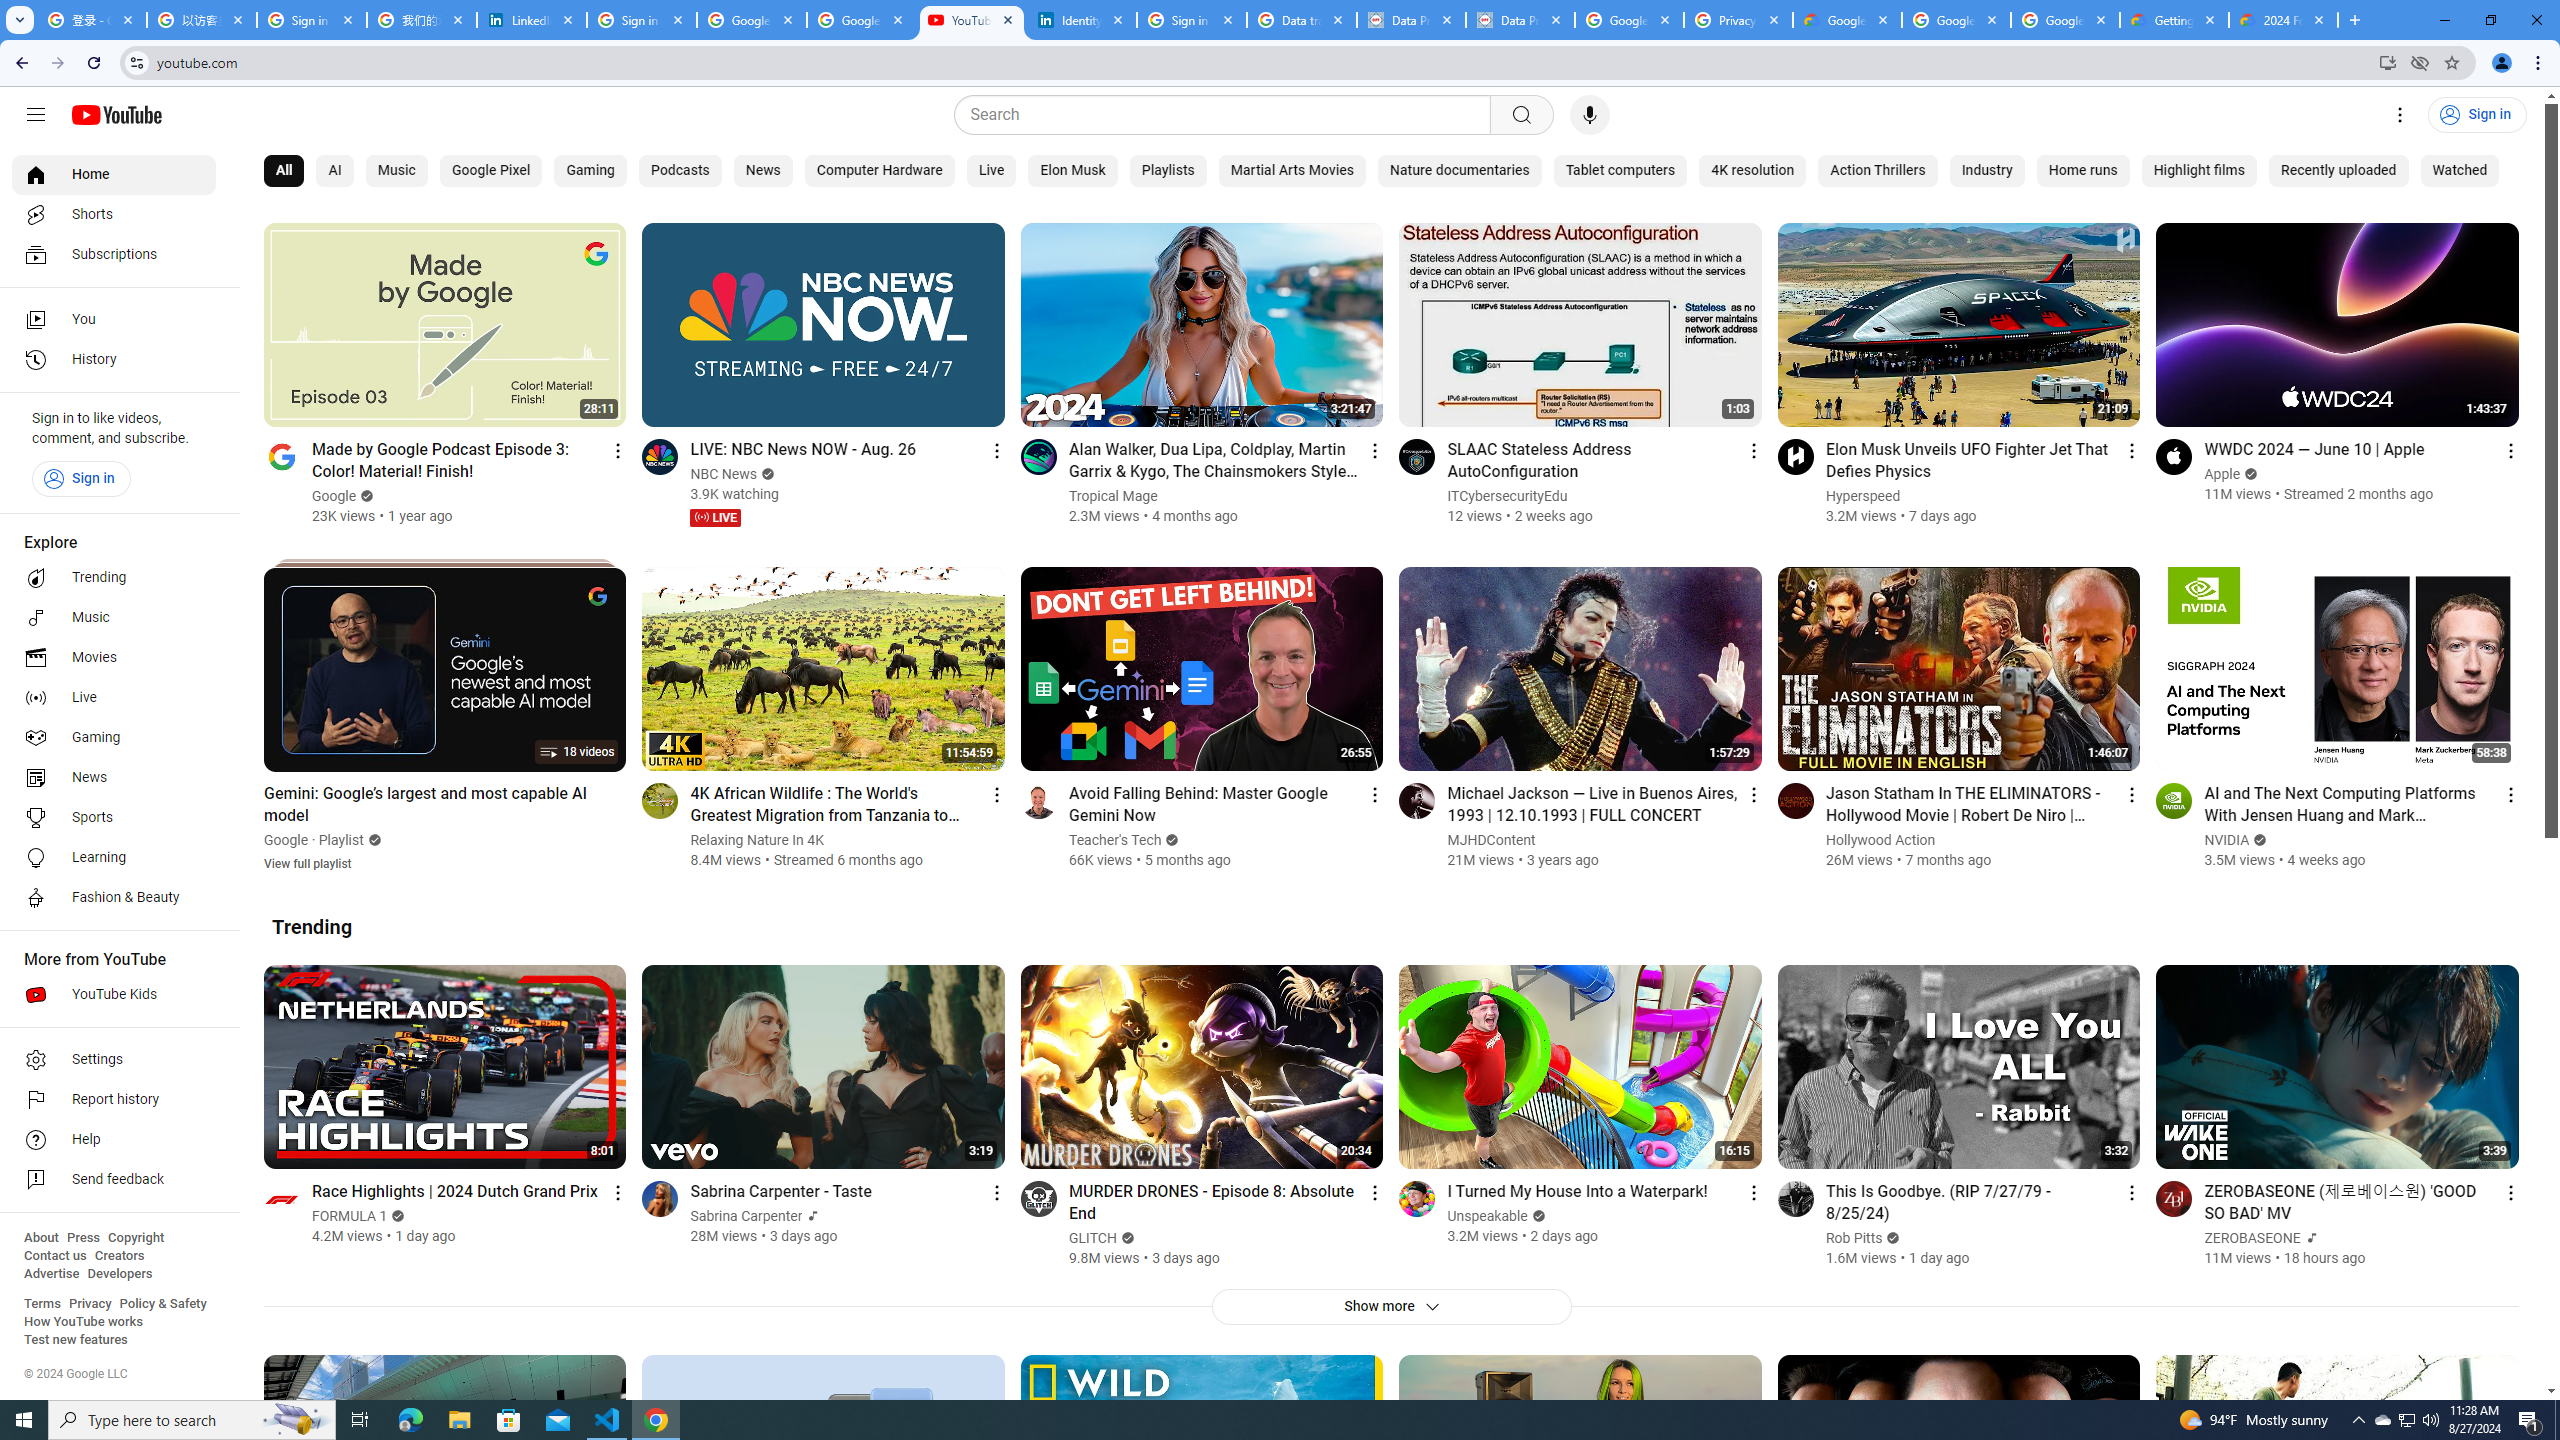 This screenshot has height=1440, width=2560. What do you see at coordinates (680, 171) in the screenshot?
I see `'Podcasts'` at bounding box center [680, 171].